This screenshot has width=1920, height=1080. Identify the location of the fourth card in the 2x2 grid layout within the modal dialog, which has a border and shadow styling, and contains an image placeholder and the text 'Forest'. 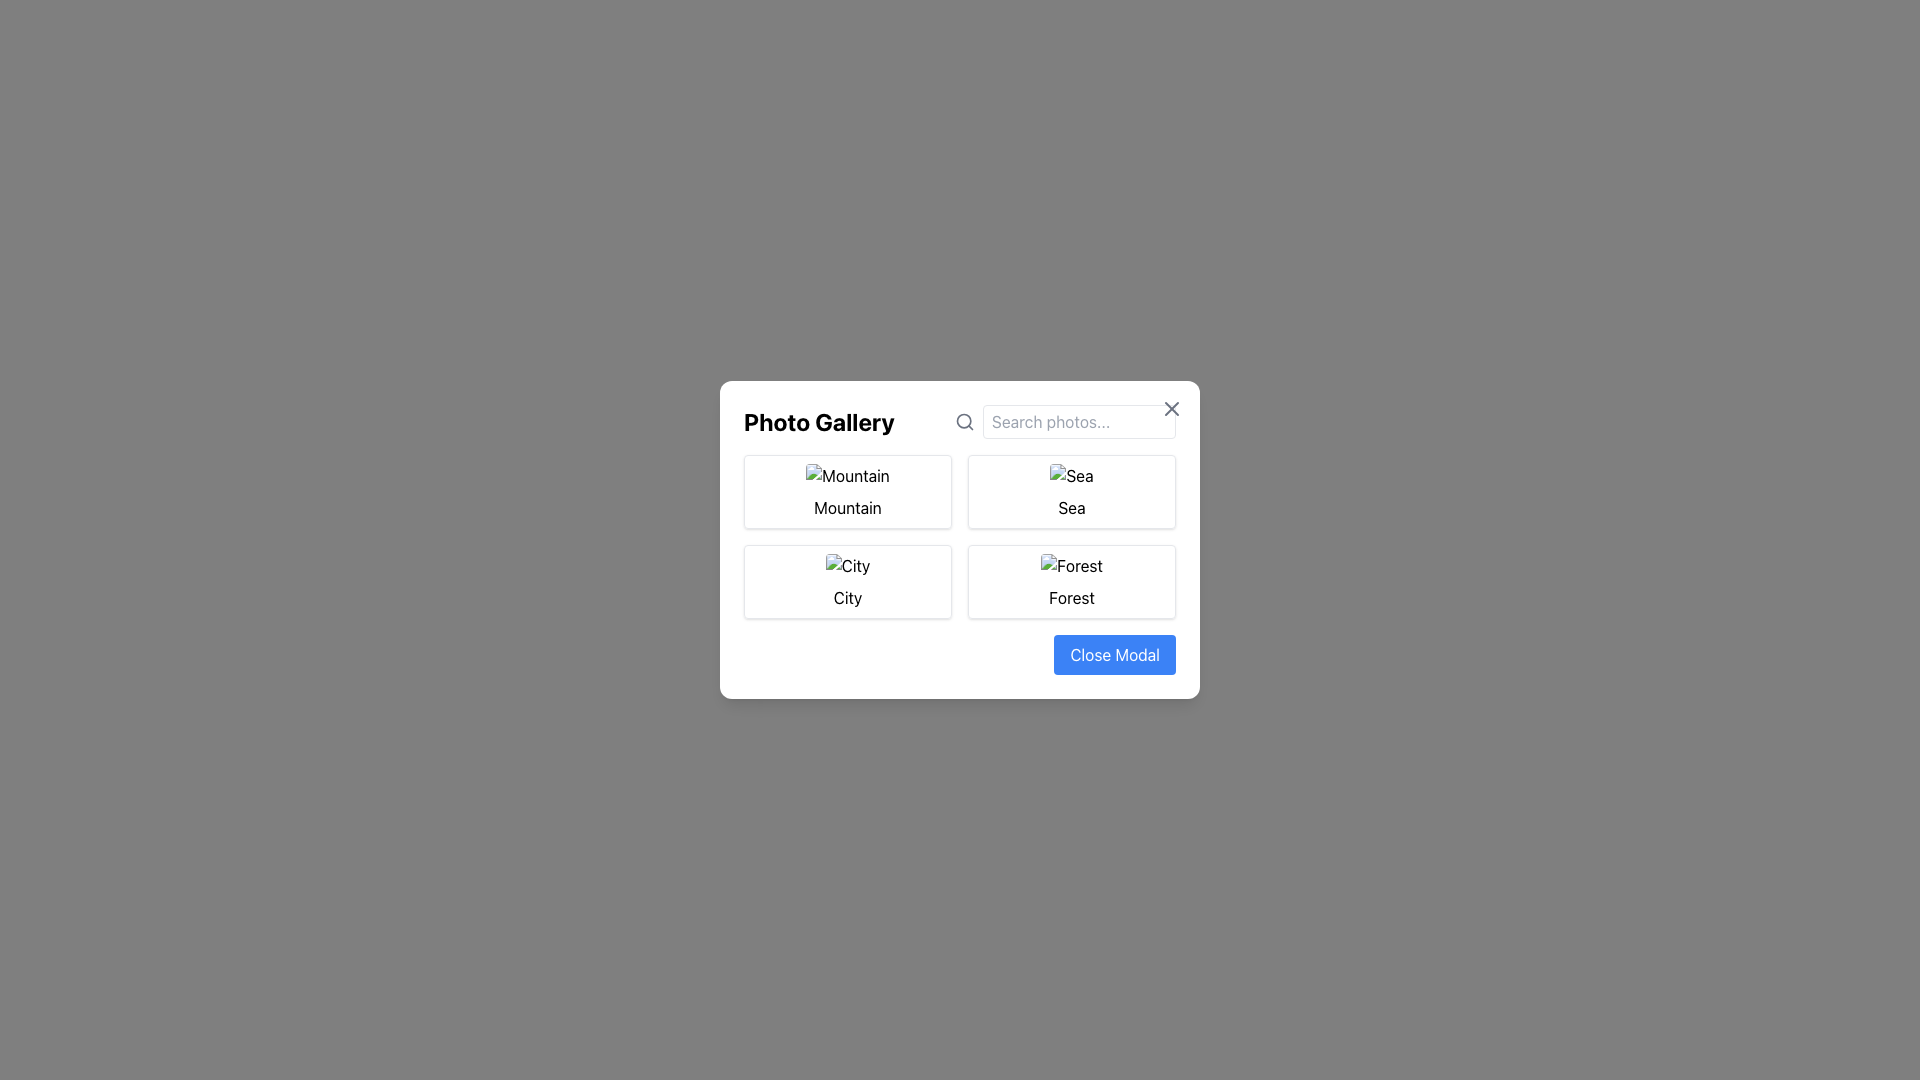
(1070, 582).